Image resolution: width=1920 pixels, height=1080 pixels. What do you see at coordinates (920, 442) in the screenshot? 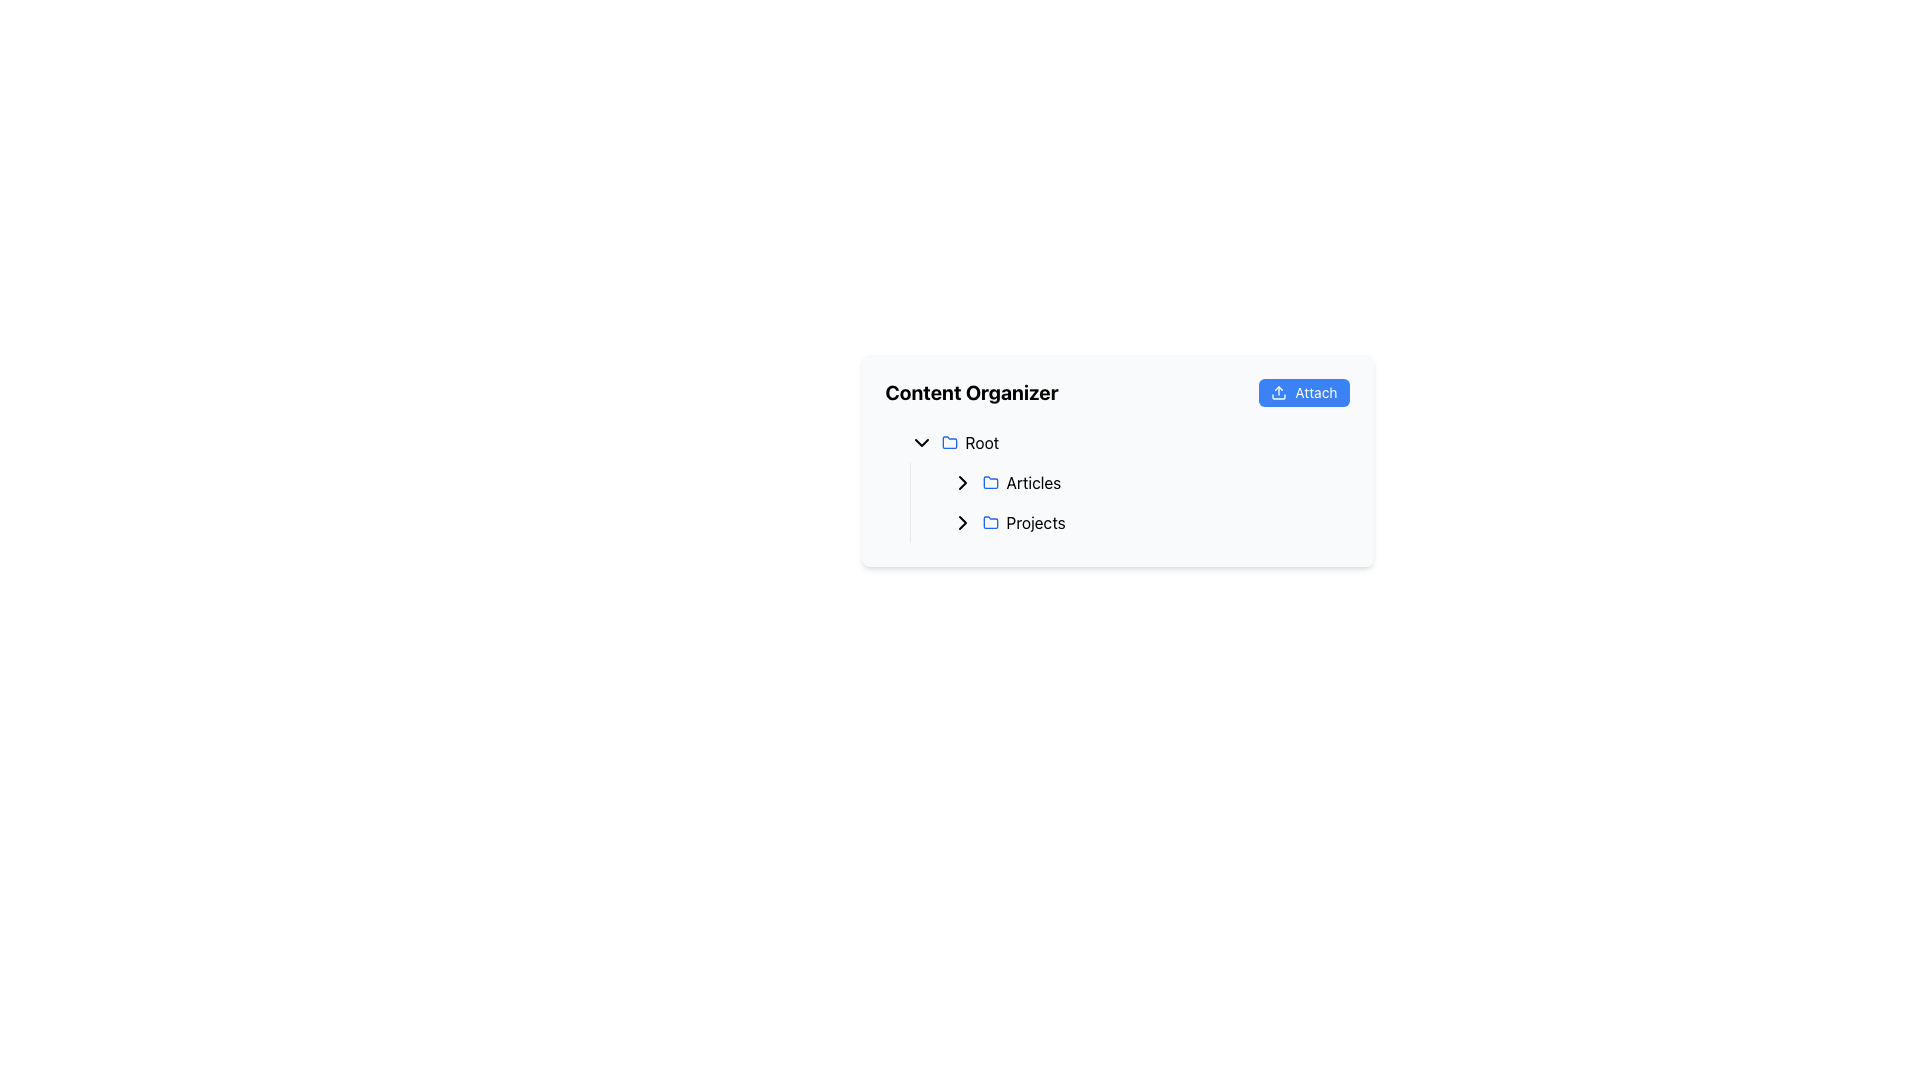
I see `the Chevron icon` at bounding box center [920, 442].